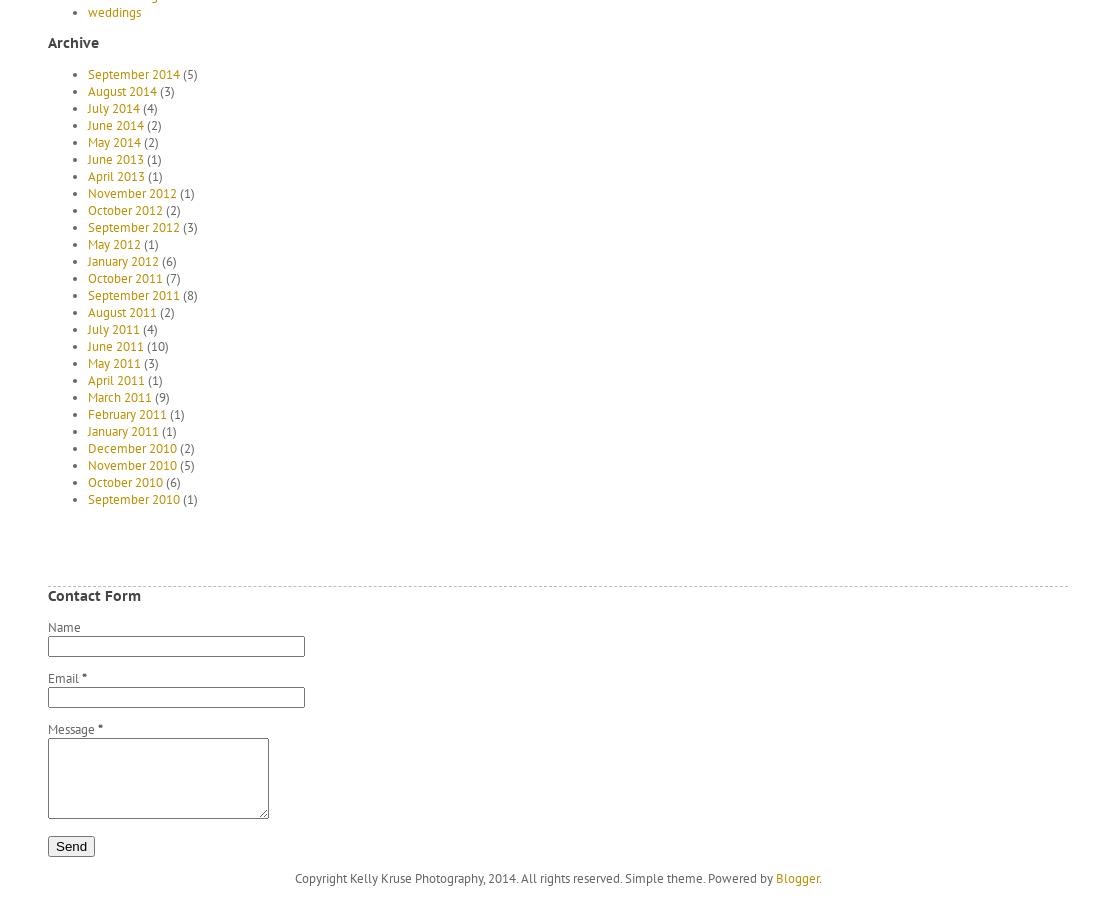 The image size is (1108, 902). What do you see at coordinates (818, 877) in the screenshot?
I see `'.'` at bounding box center [818, 877].